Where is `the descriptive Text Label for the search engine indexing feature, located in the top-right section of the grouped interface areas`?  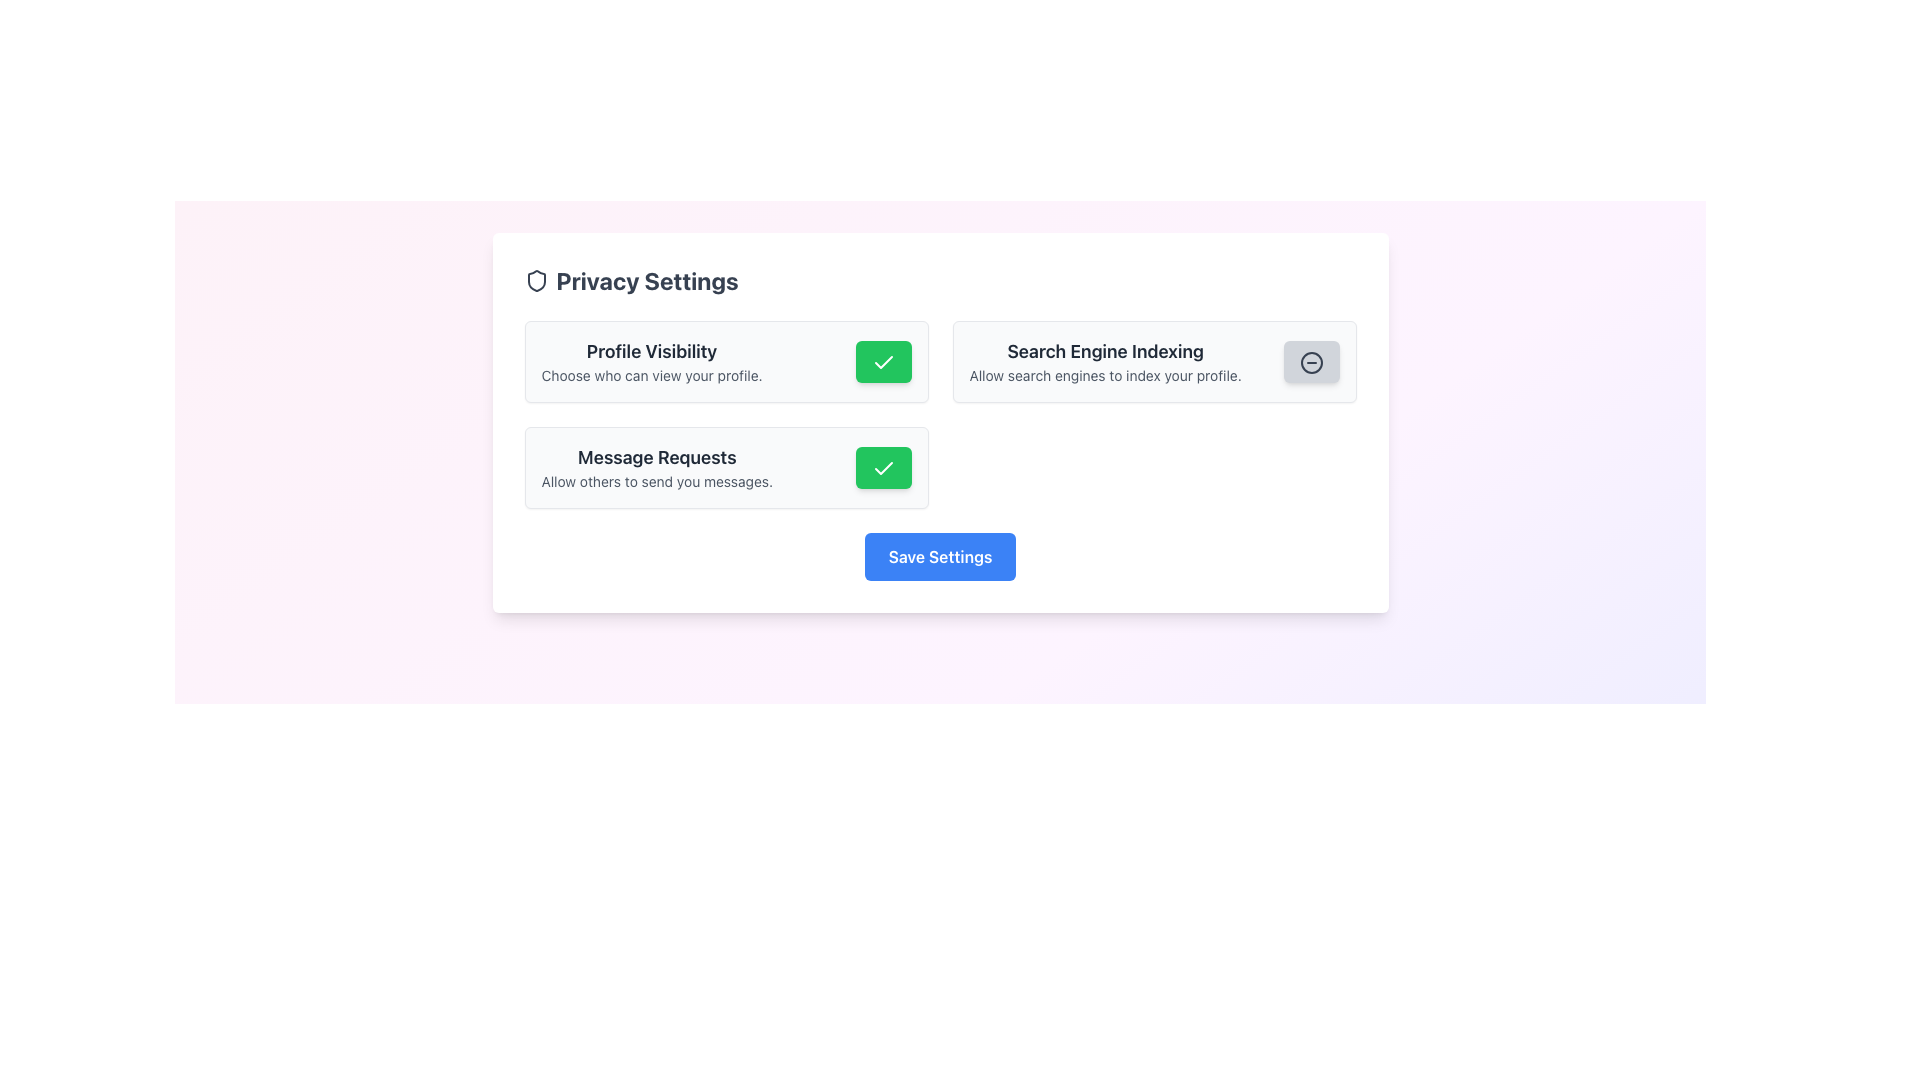
the descriptive Text Label for the search engine indexing feature, located in the top-right section of the grouped interface areas is located at coordinates (1104, 350).